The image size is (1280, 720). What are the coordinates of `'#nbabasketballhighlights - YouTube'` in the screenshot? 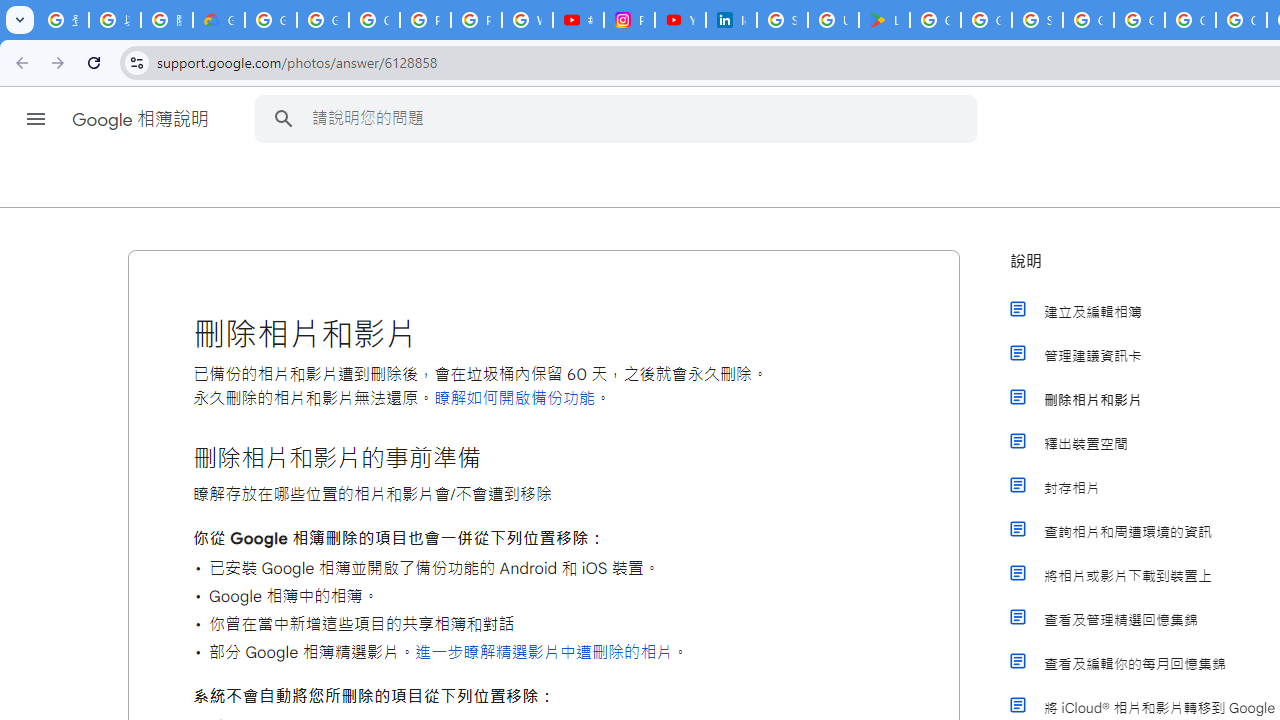 It's located at (577, 20).